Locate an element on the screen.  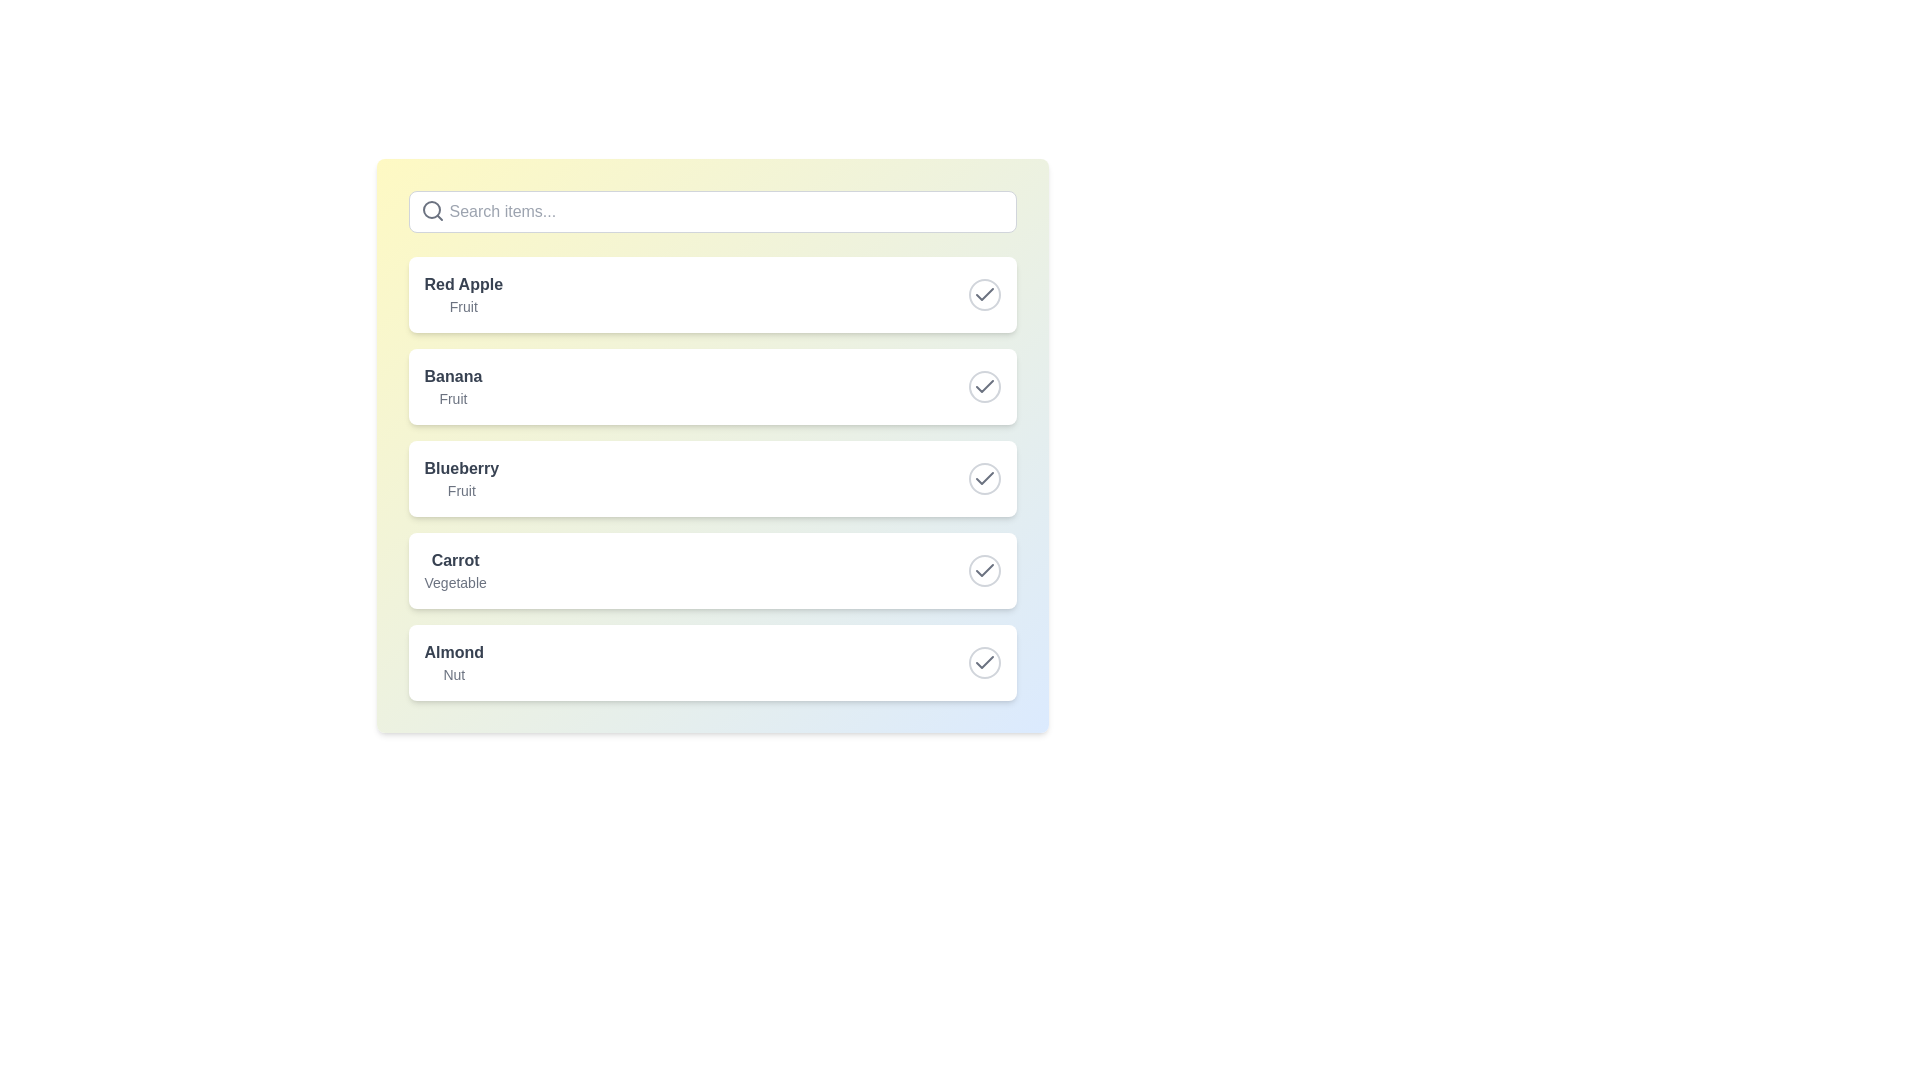
the search icon located at the far left inside the text input field adjacent to the placeholder text 'Search items...' is located at coordinates (431, 211).